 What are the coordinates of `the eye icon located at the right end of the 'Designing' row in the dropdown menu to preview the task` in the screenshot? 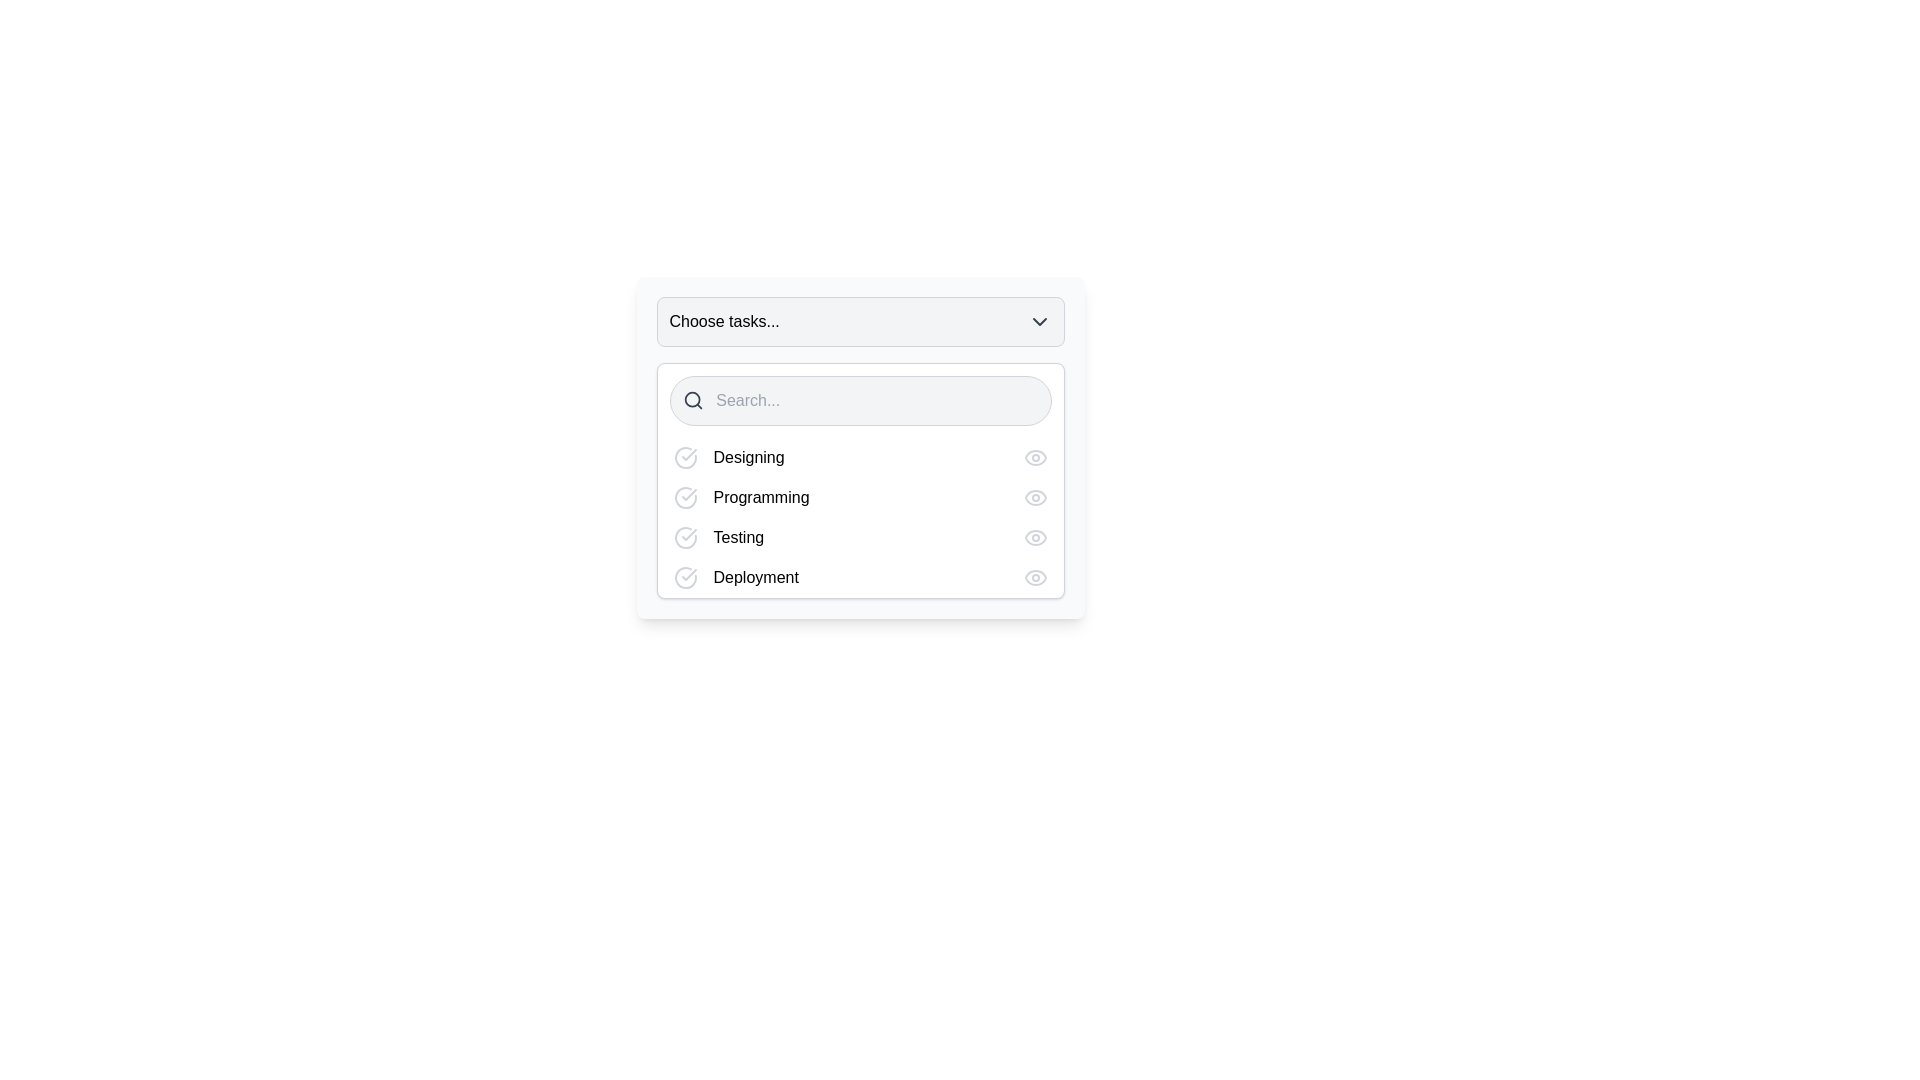 It's located at (1035, 458).